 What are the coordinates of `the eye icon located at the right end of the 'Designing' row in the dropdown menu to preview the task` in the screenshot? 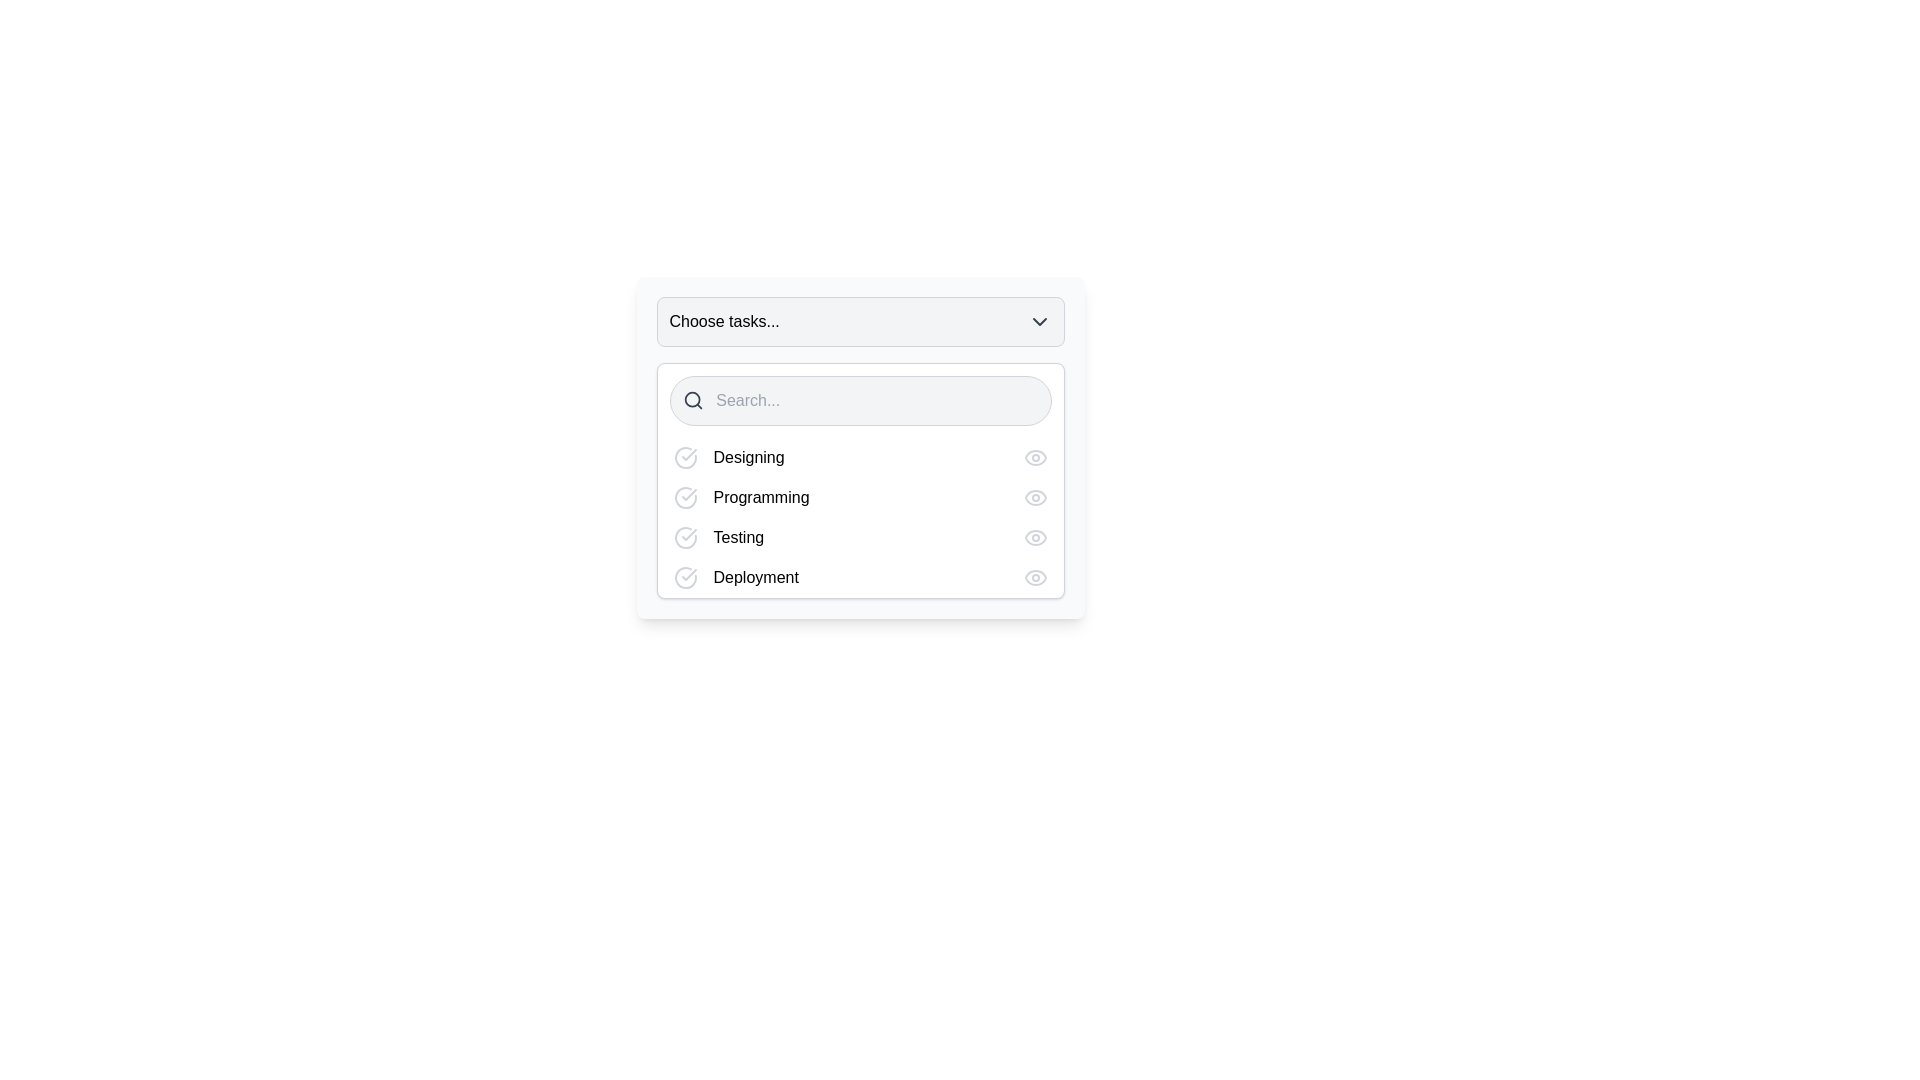 It's located at (1035, 458).